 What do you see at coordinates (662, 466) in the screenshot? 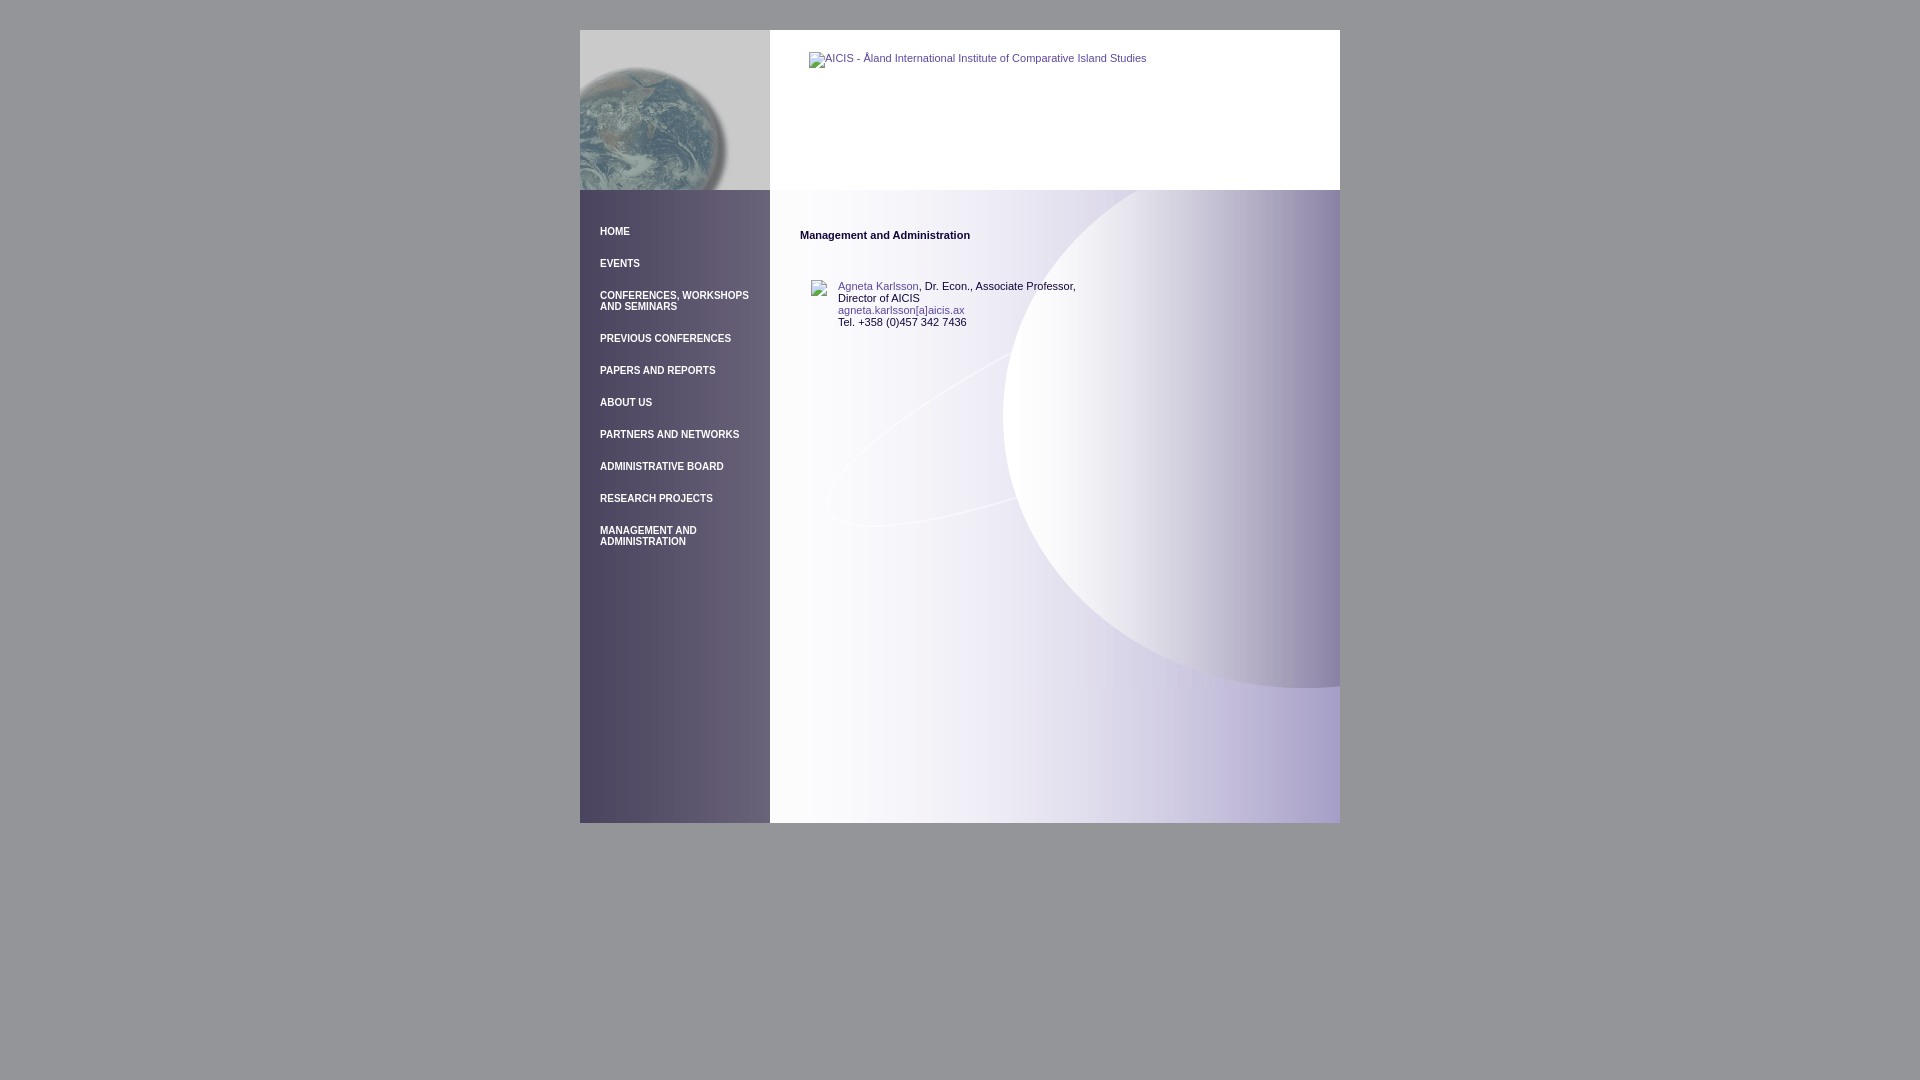
I see `'ADMINISTRATIVE BOARD'` at bounding box center [662, 466].